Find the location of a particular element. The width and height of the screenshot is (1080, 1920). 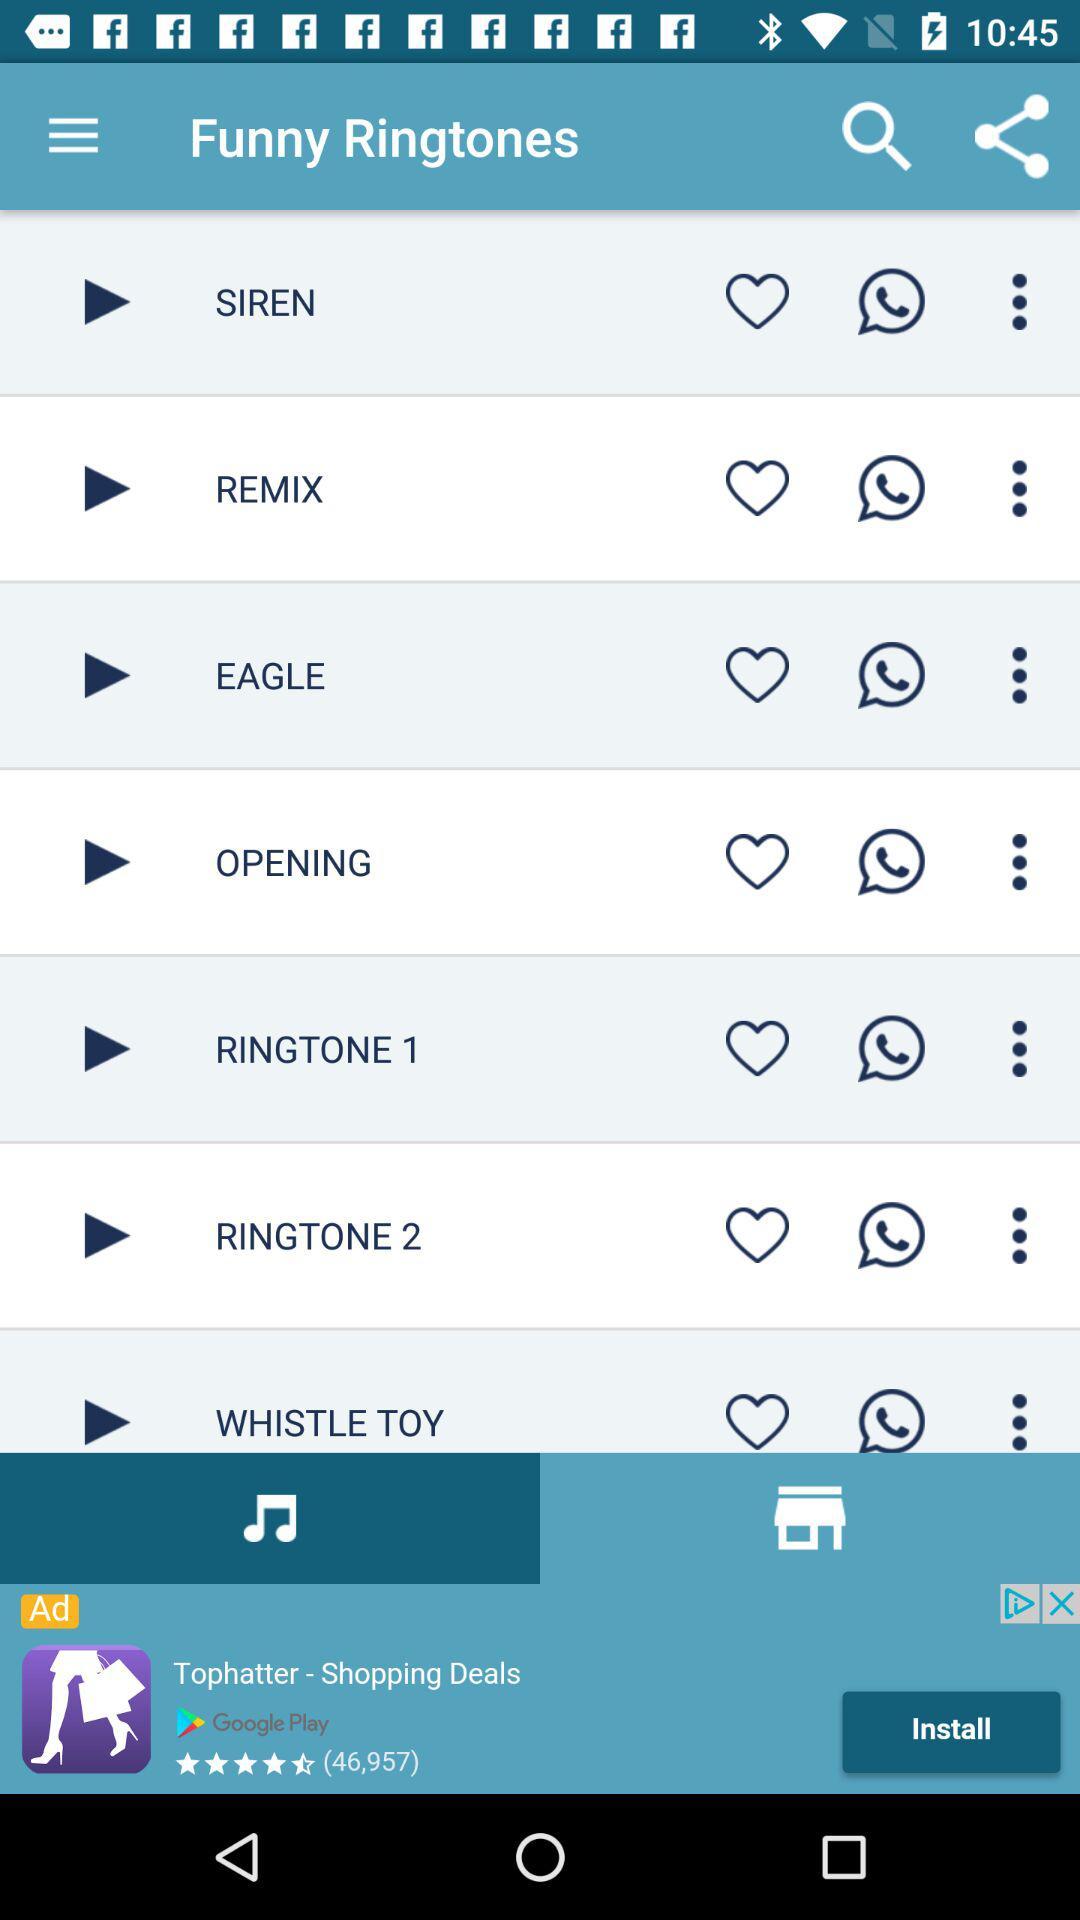

option is located at coordinates (107, 1234).